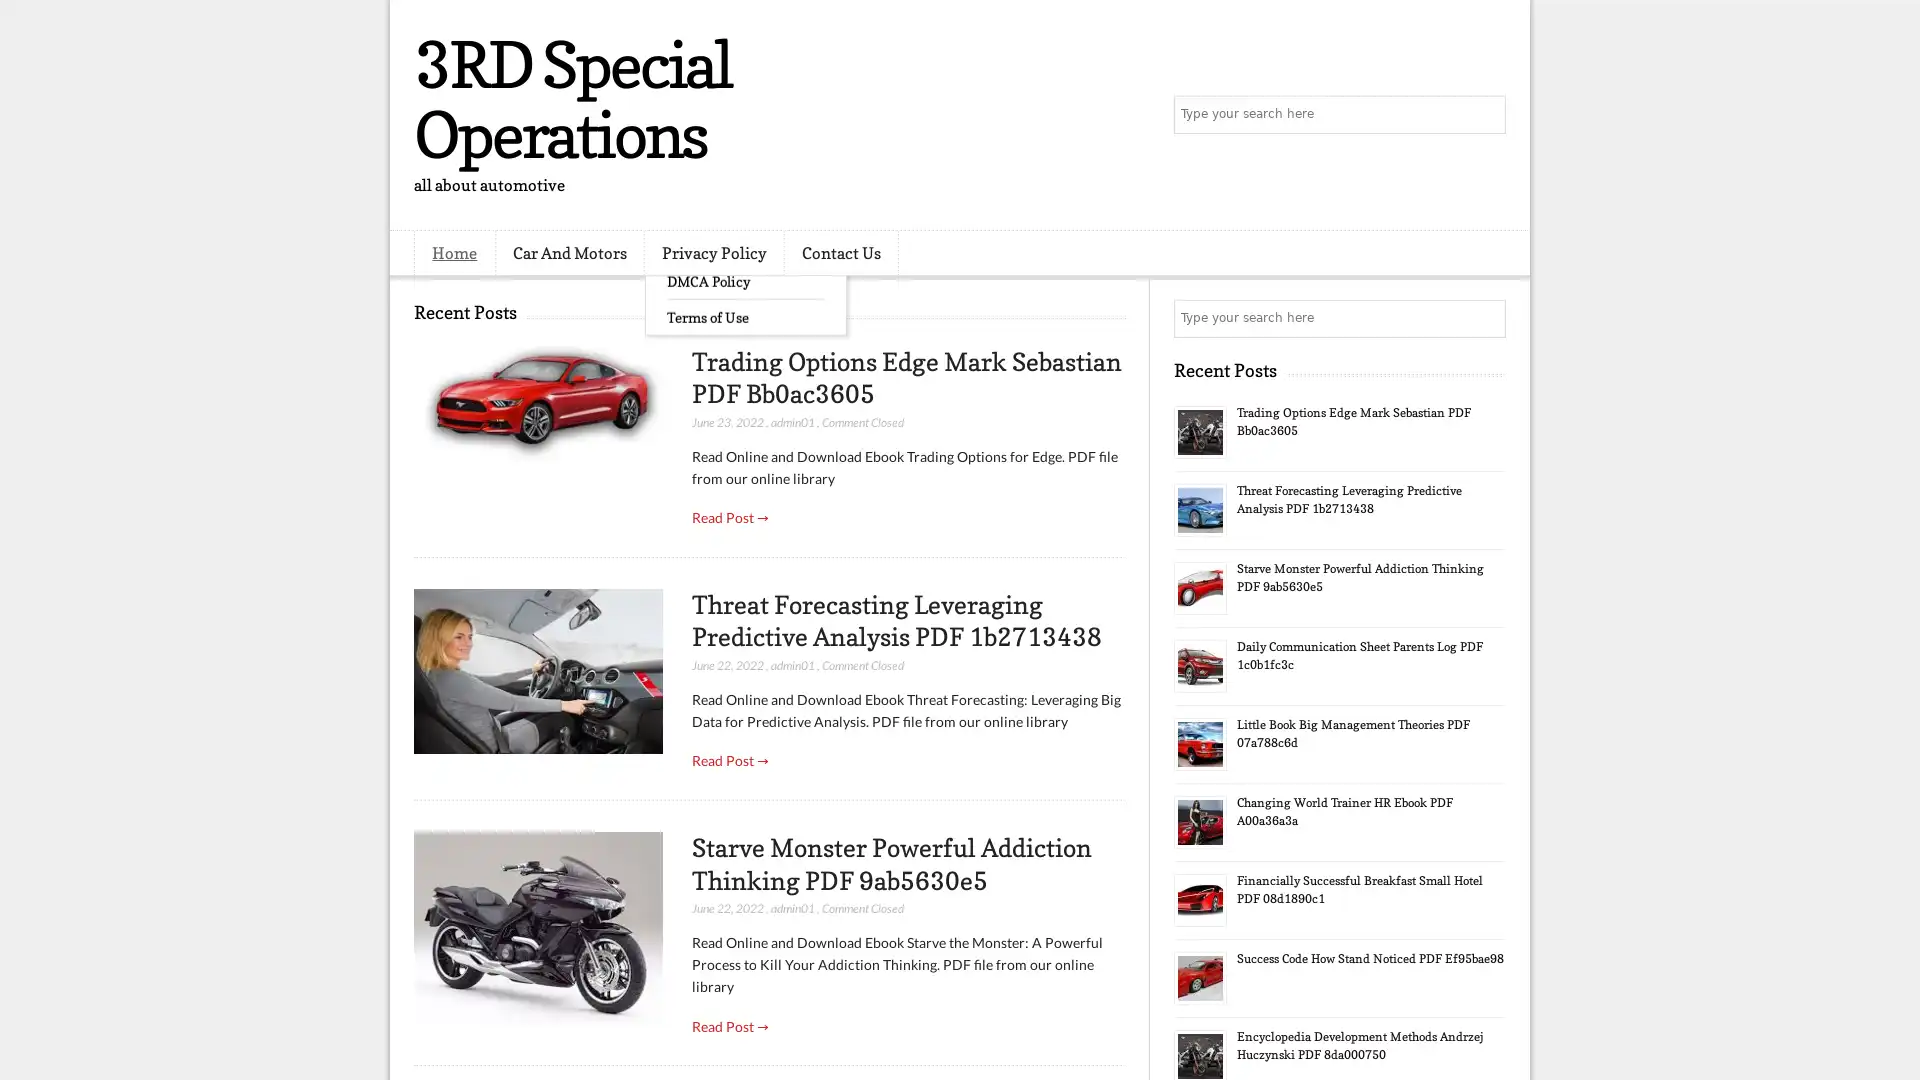  What do you see at coordinates (1485, 115) in the screenshot?
I see `Search` at bounding box center [1485, 115].